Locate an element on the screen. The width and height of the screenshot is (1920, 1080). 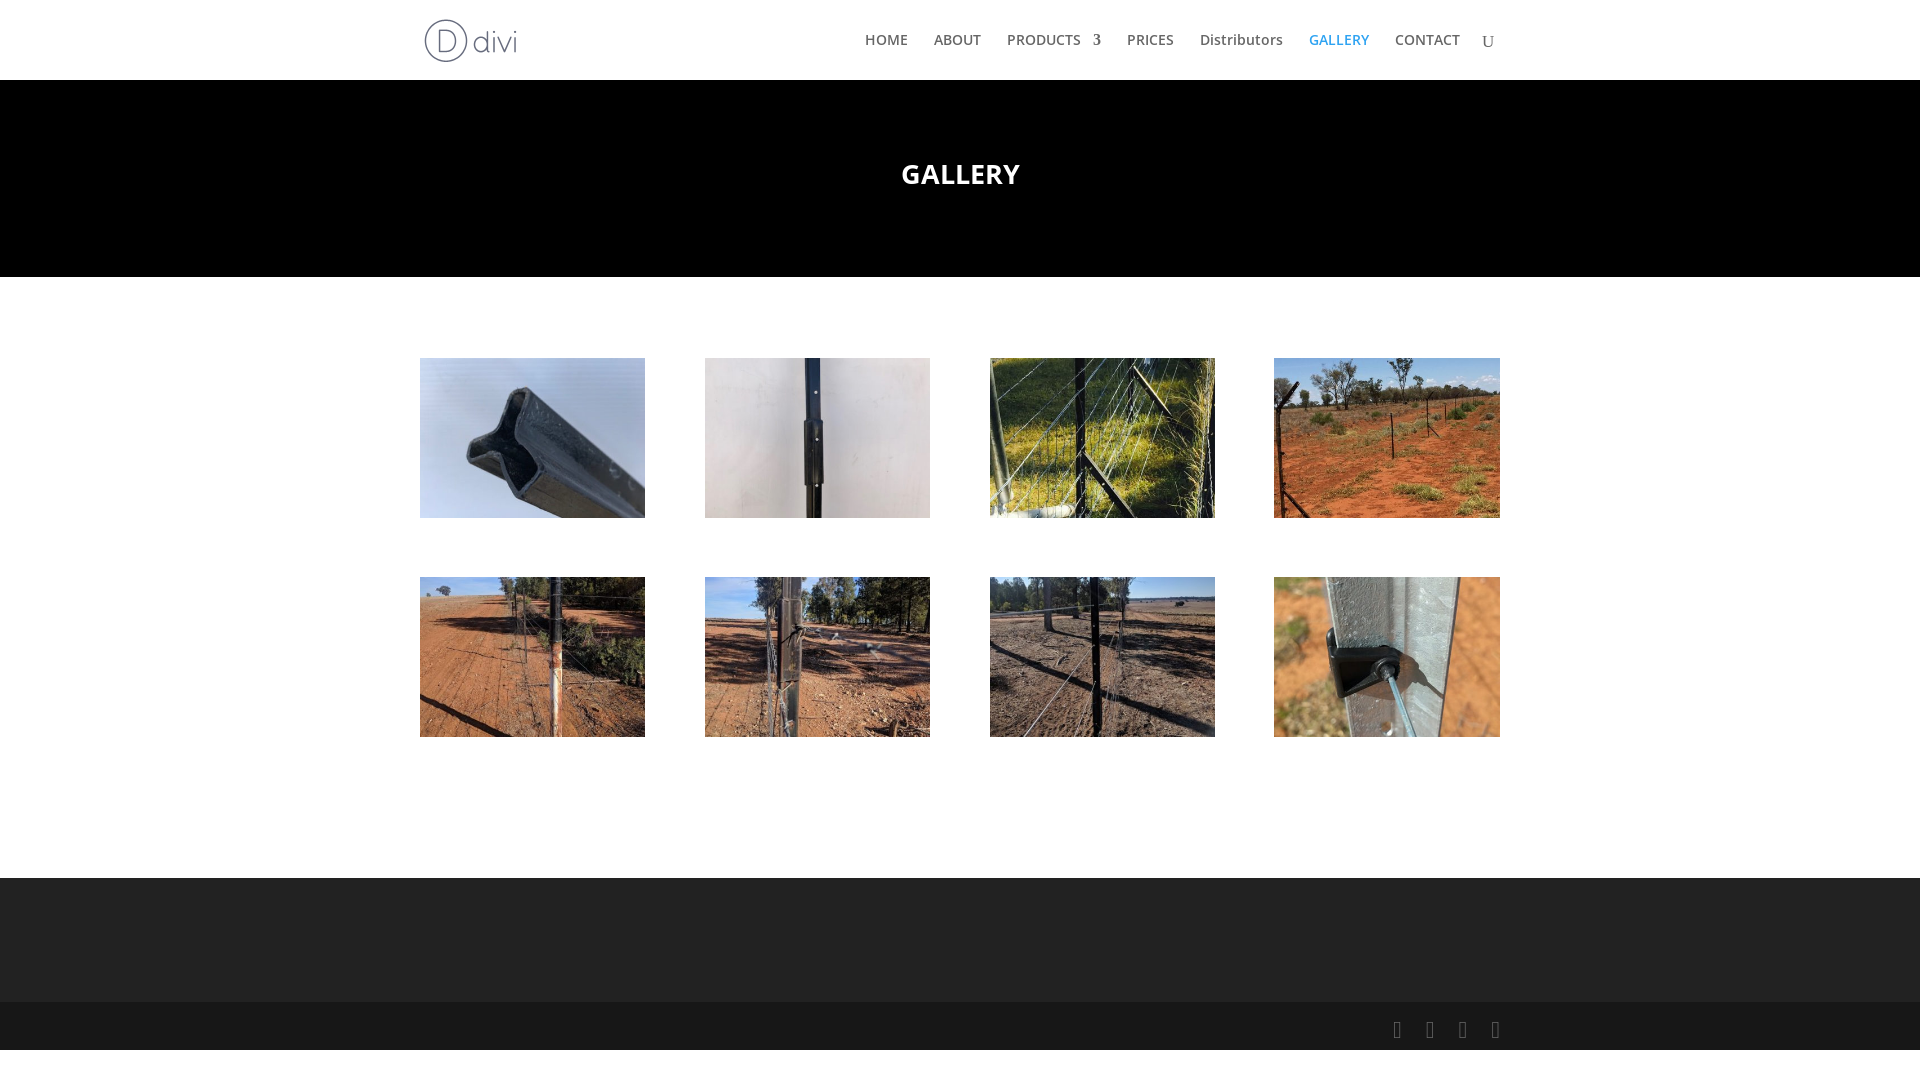
'ABOUT' is located at coordinates (956, 55).